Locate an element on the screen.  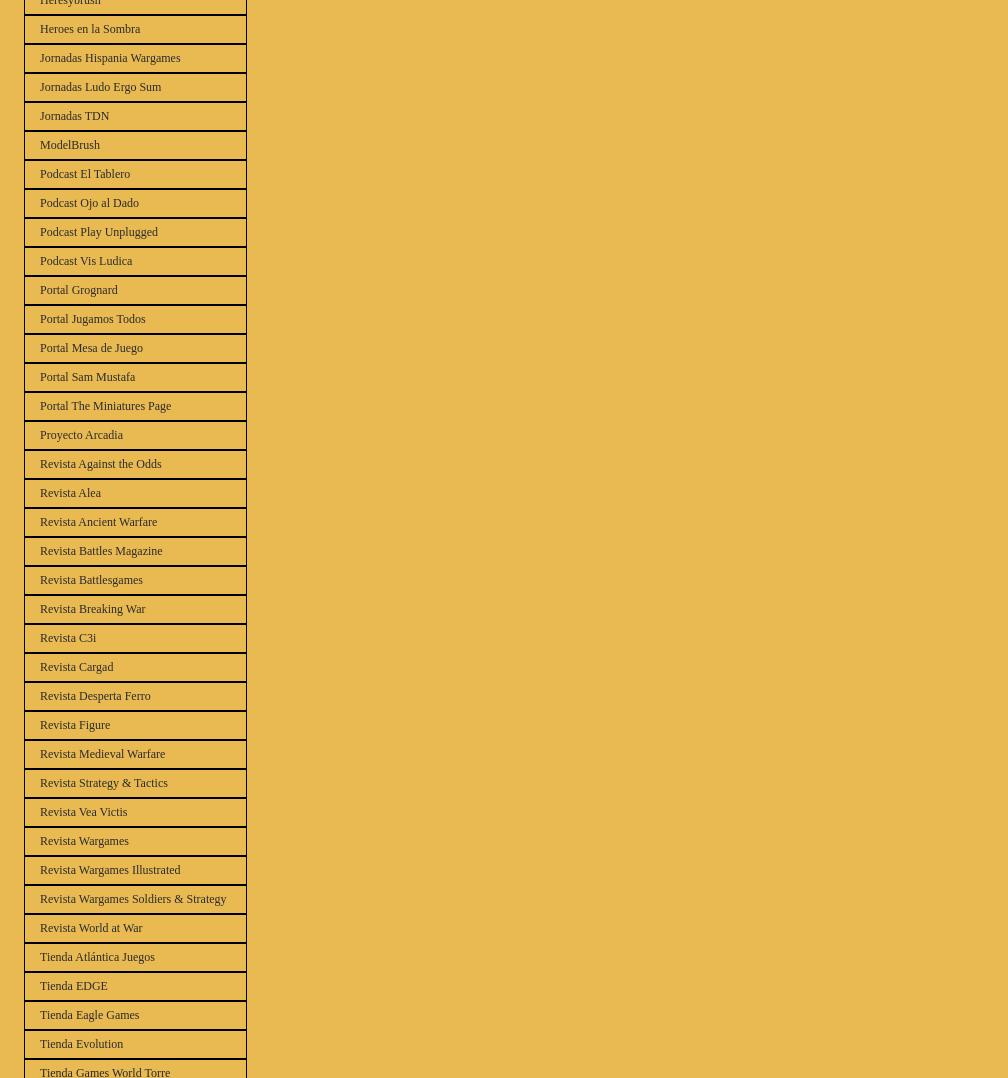
'Revista Battlesgames' is located at coordinates (91, 579).